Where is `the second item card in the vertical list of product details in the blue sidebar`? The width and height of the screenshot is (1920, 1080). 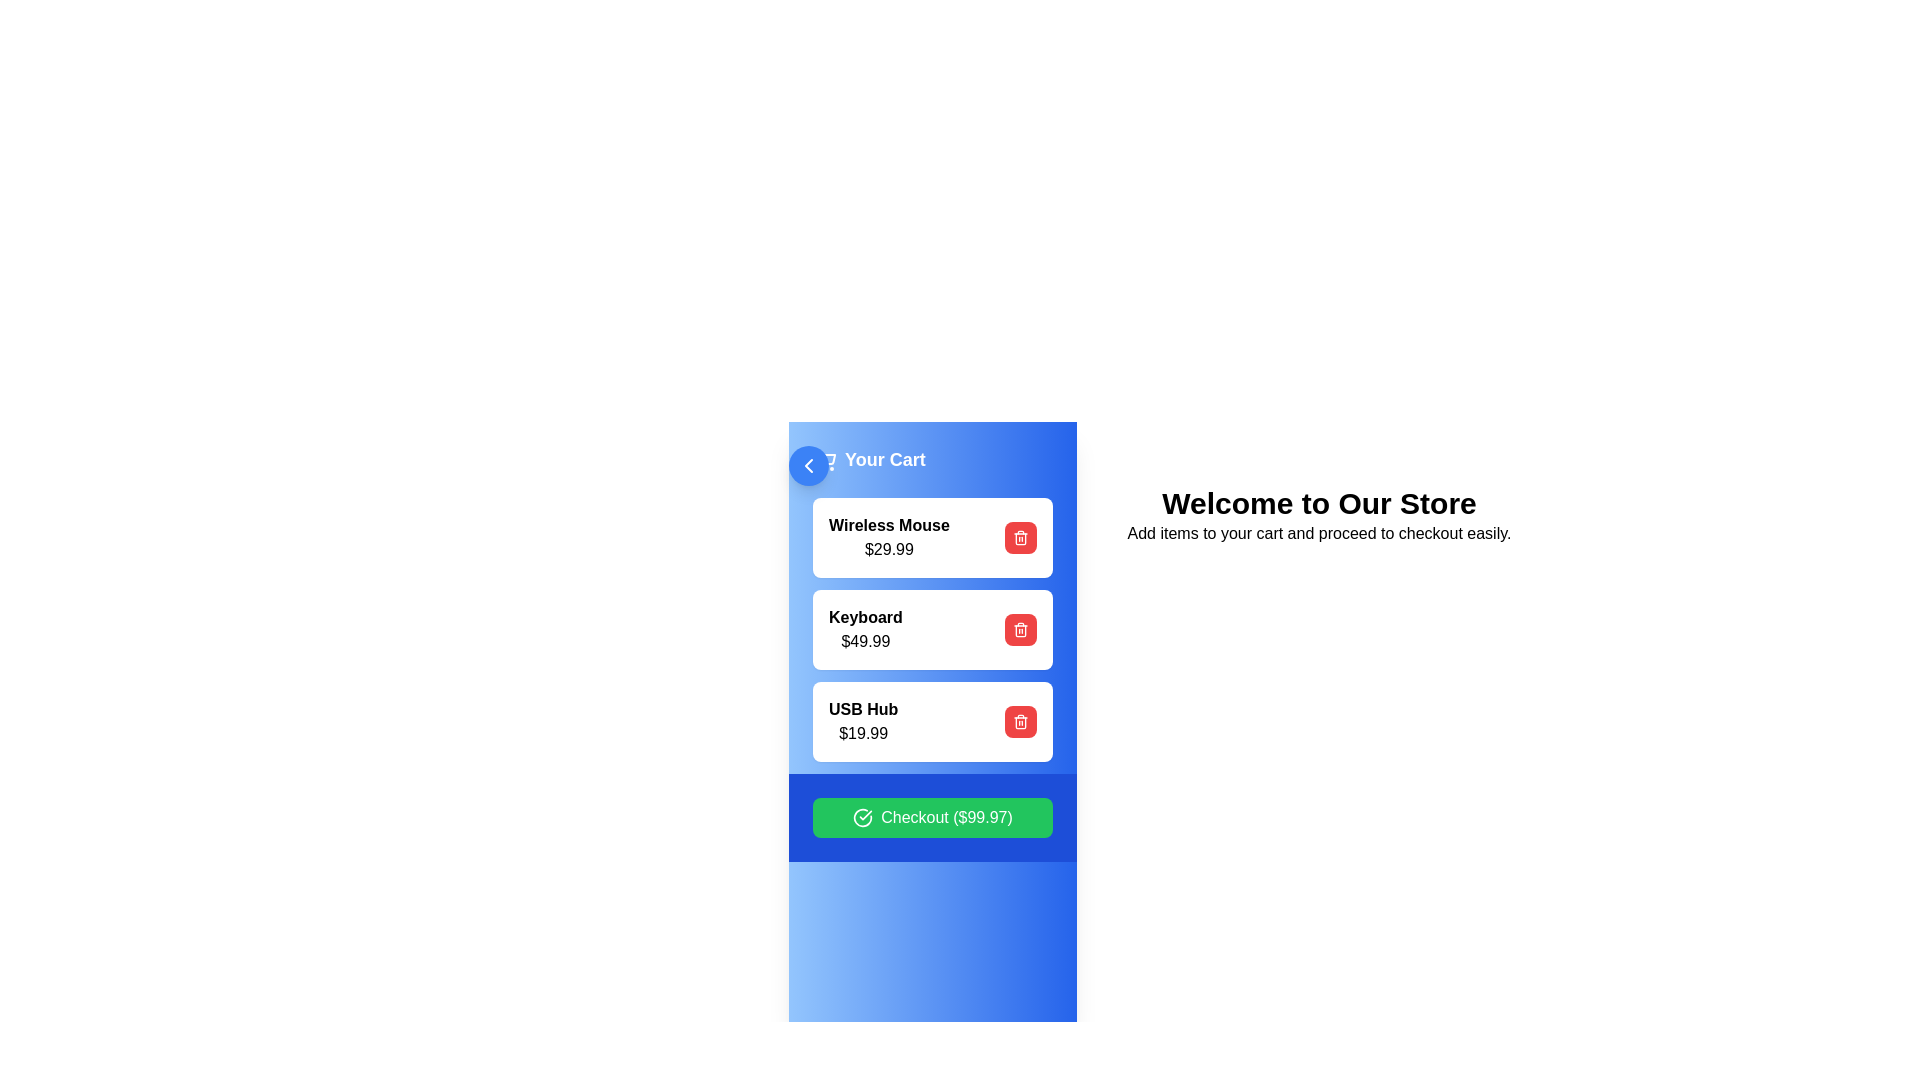 the second item card in the vertical list of product details in the blue sidebar is located at coordinates (931, 628).